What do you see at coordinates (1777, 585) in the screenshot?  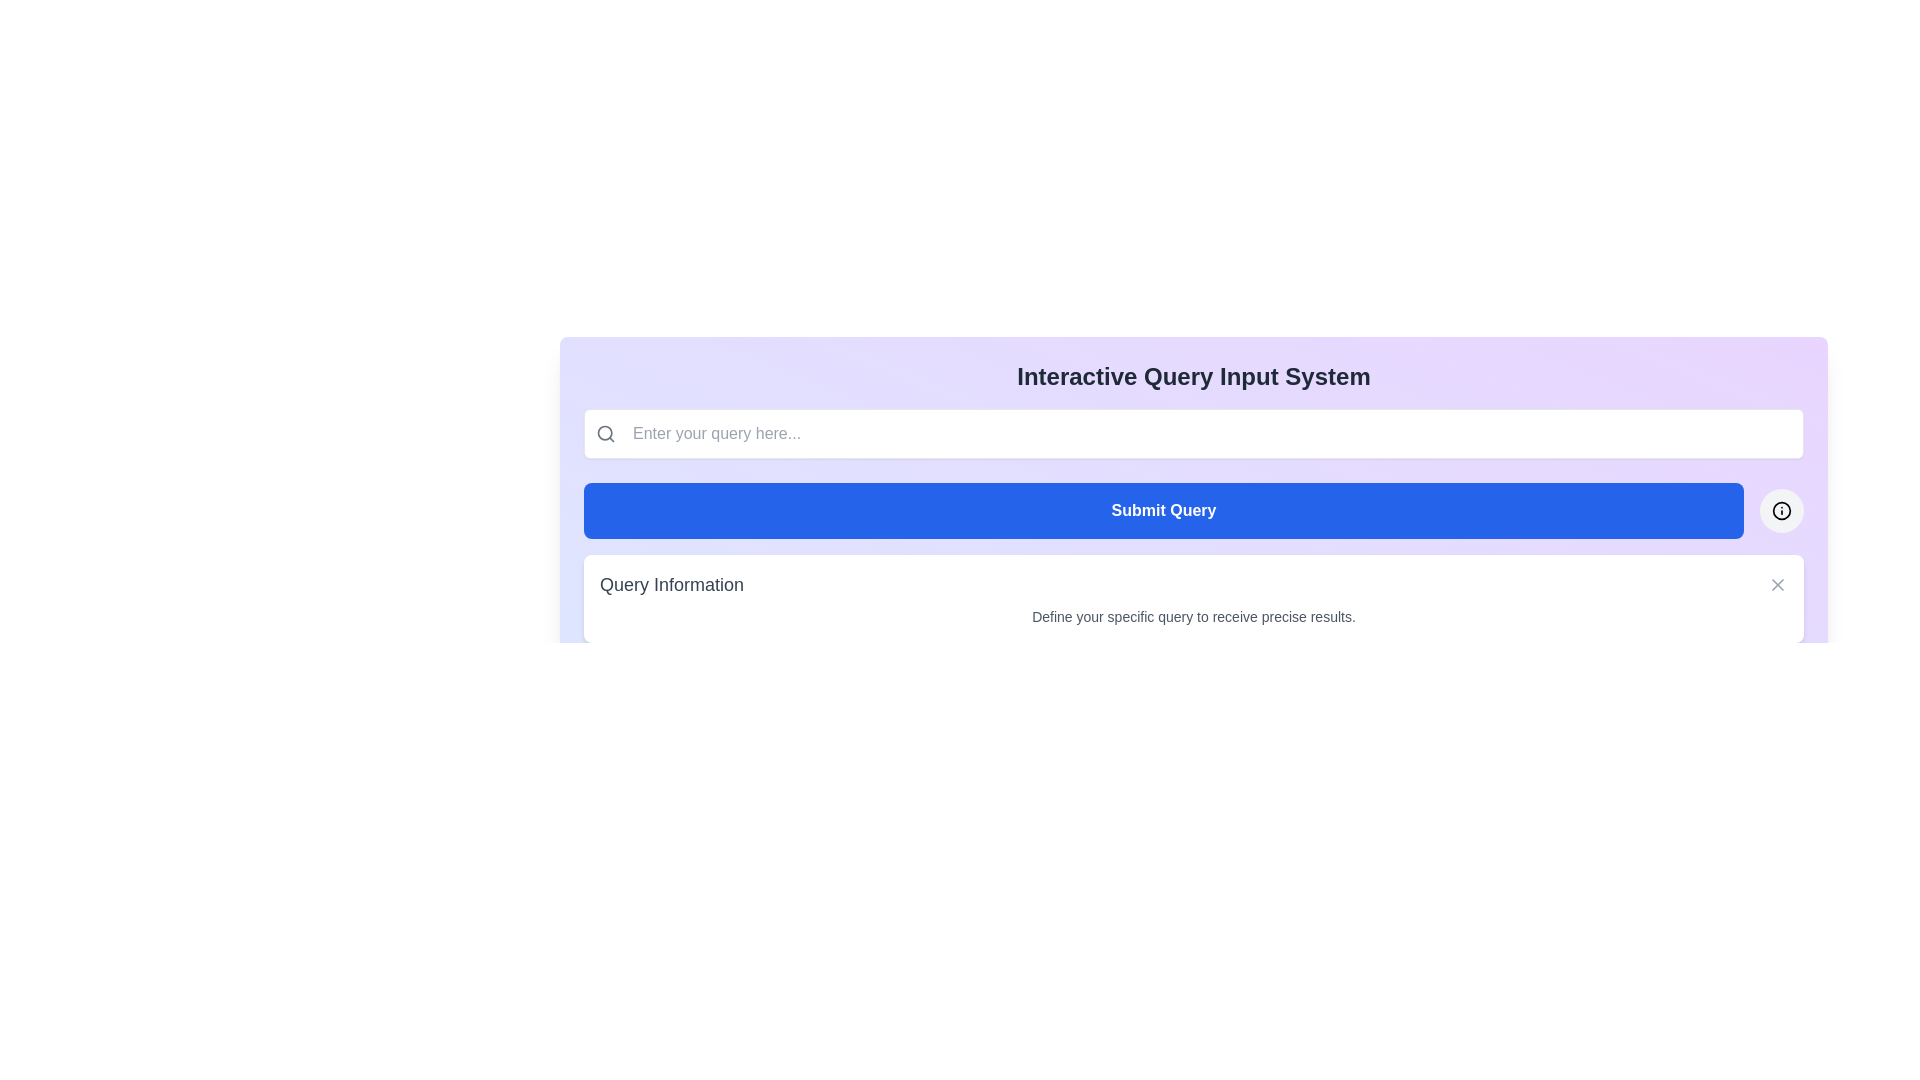 I see `the diagonal line forming part of the 'X' close button icon located at the bottom right corner of the user panel` at bounding box center [1777, 585].